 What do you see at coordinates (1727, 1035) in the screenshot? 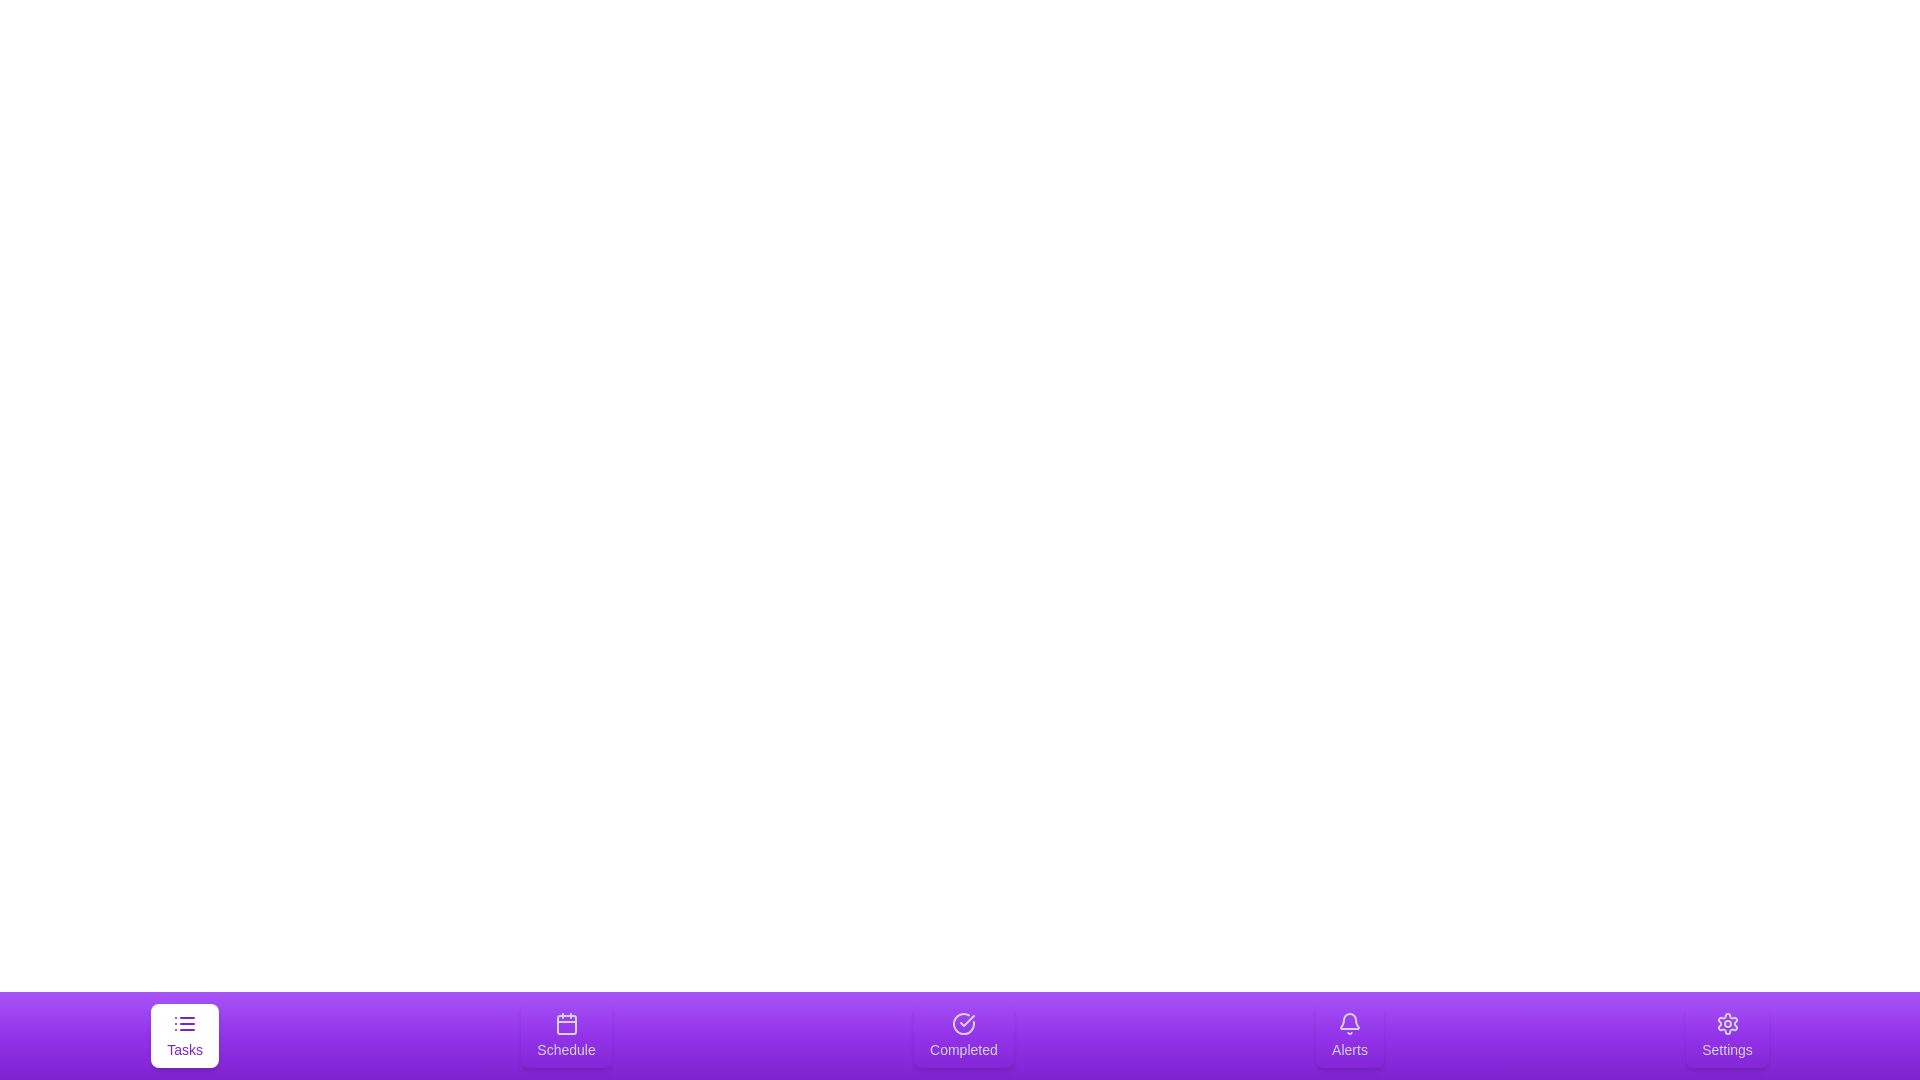
I see `the Settings tab to select it` at bounding box center [1727, 1035].